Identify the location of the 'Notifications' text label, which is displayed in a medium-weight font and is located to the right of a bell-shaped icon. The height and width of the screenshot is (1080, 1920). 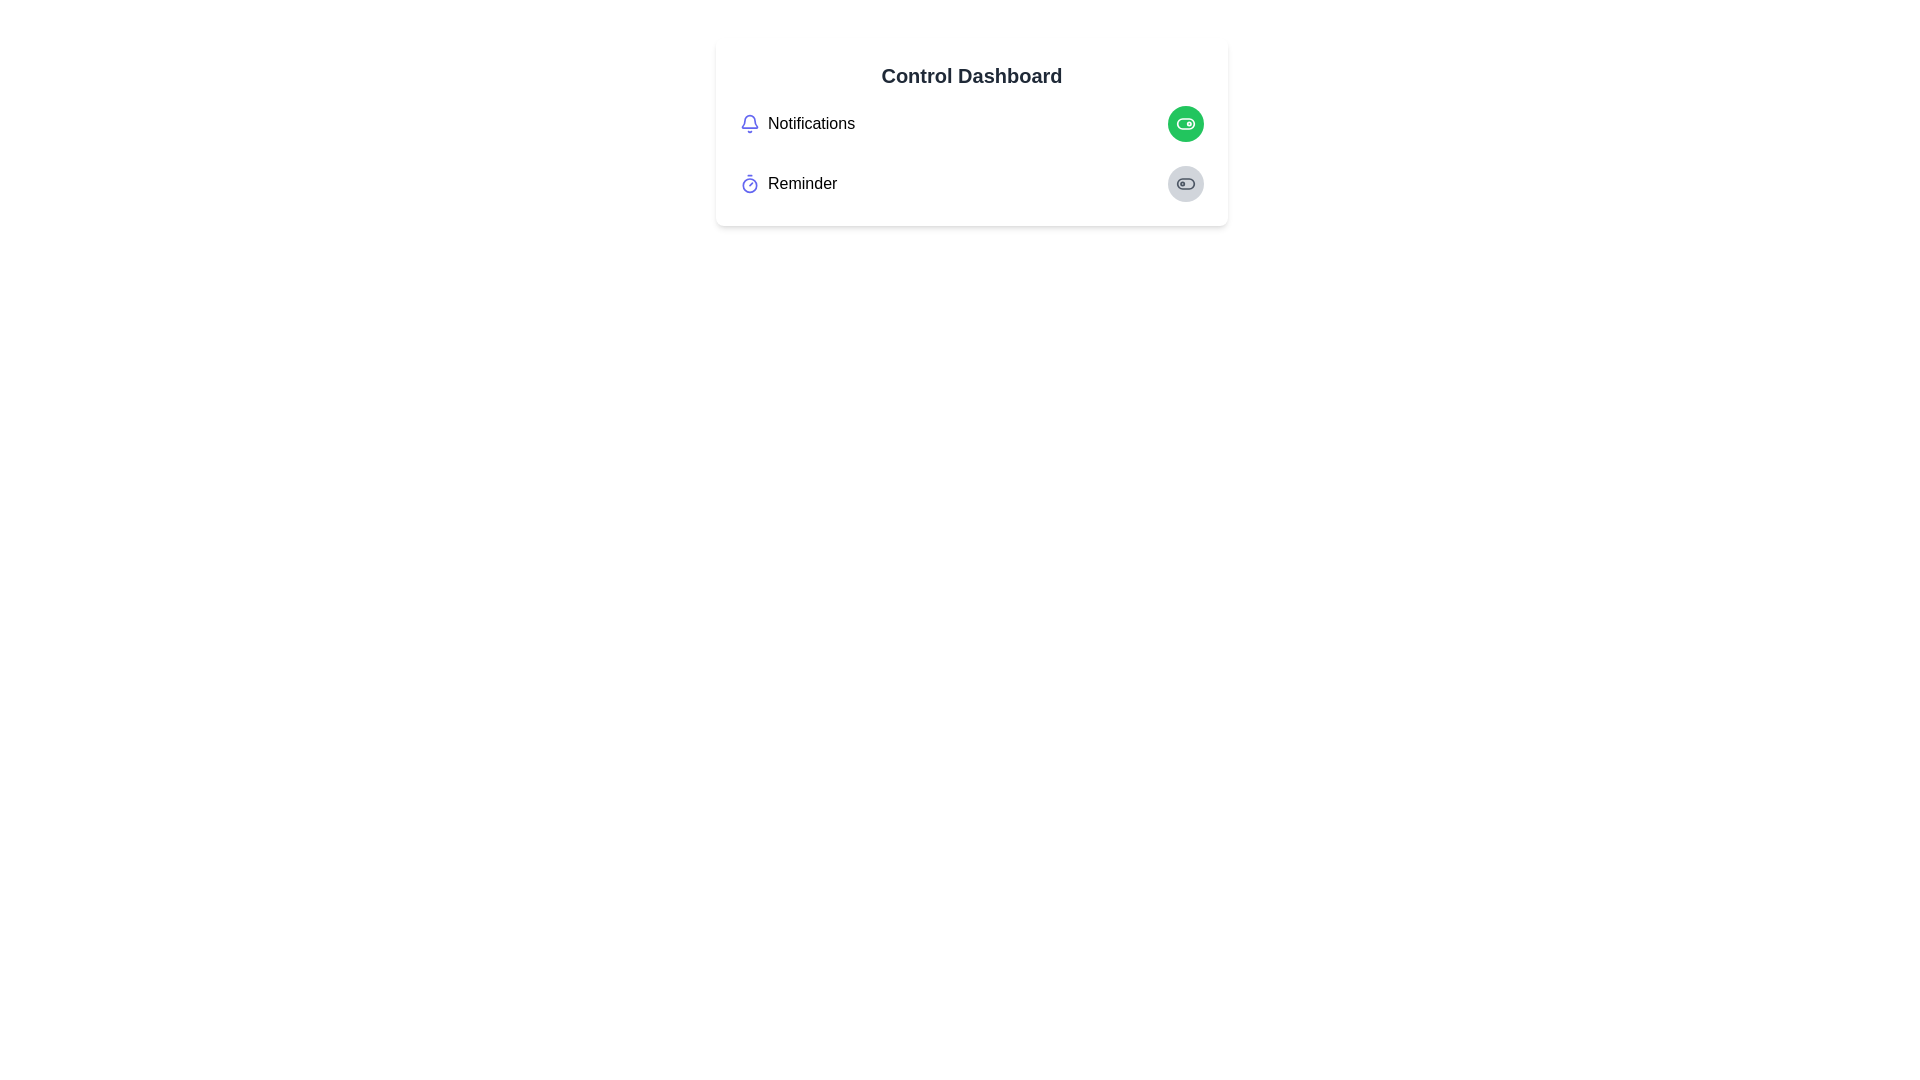
(811, 123).